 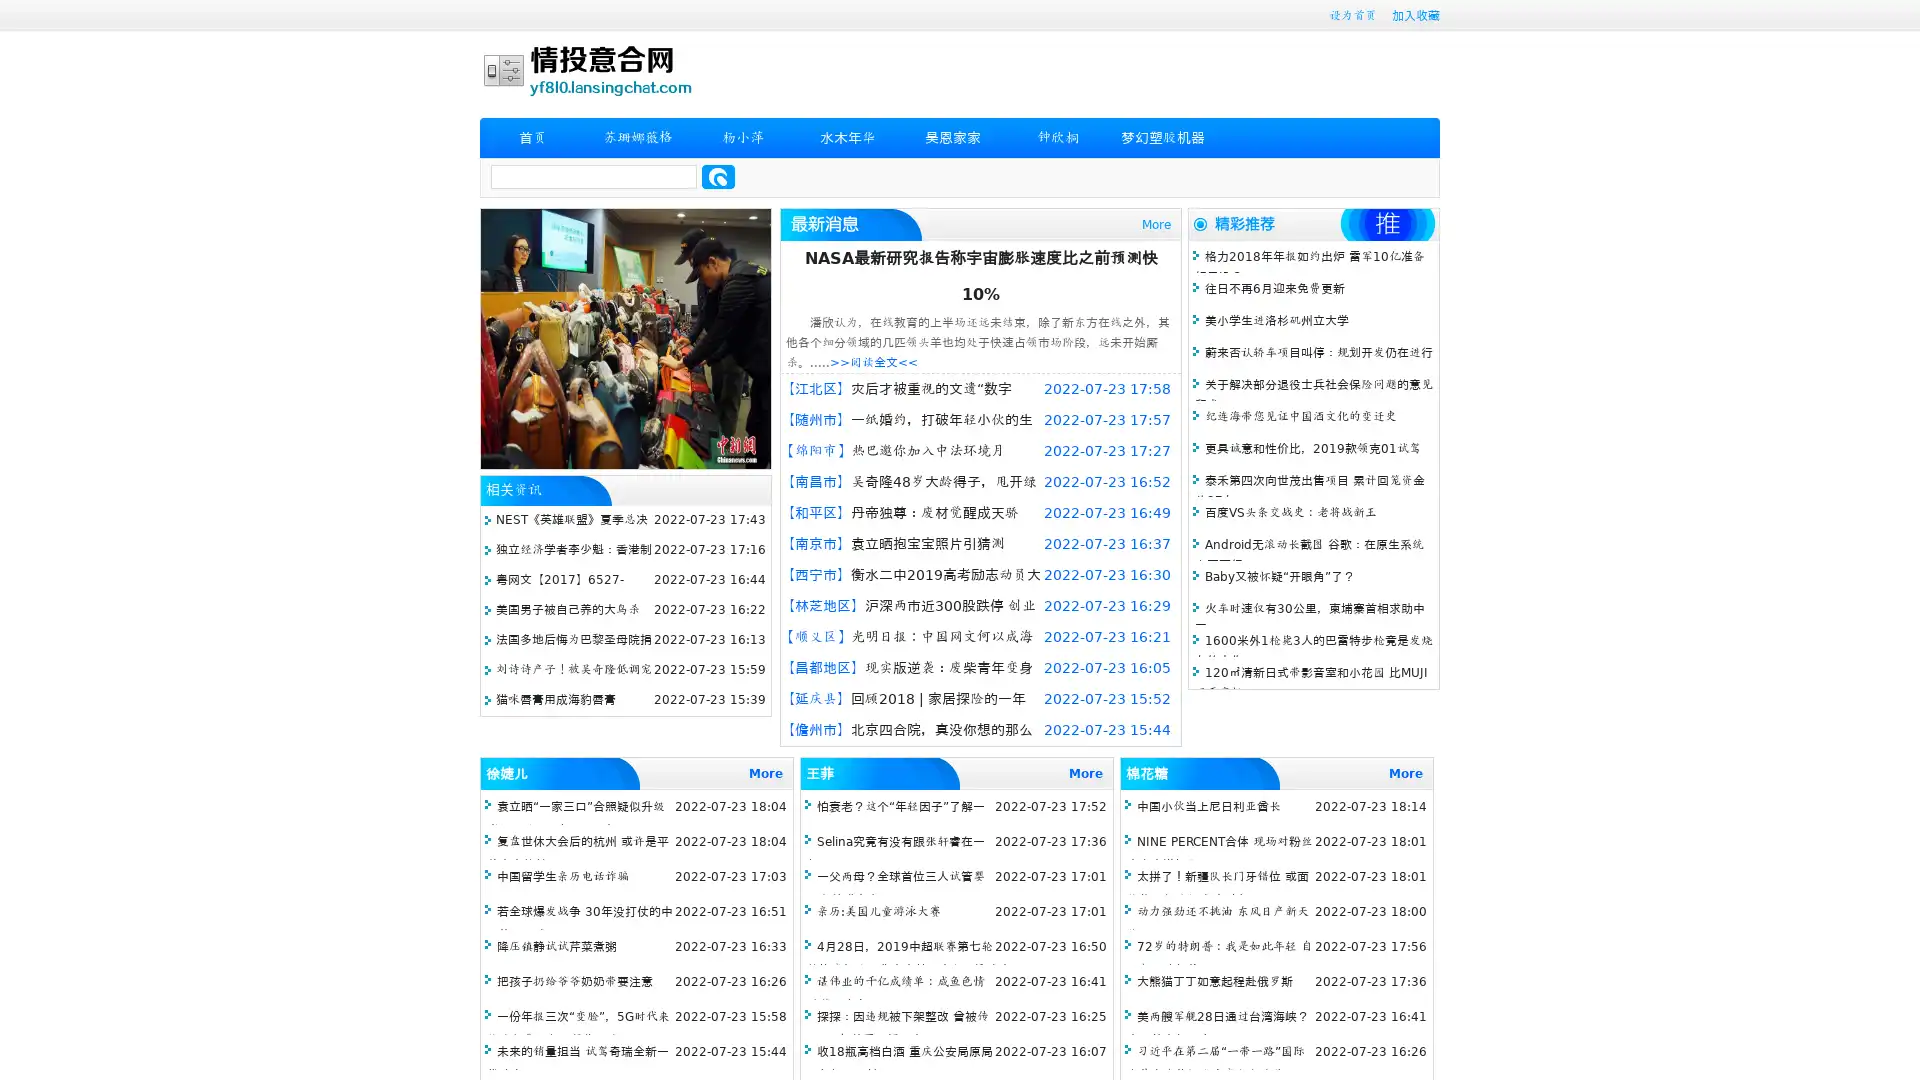 I want to click on Search, so click(x=718, y=176).